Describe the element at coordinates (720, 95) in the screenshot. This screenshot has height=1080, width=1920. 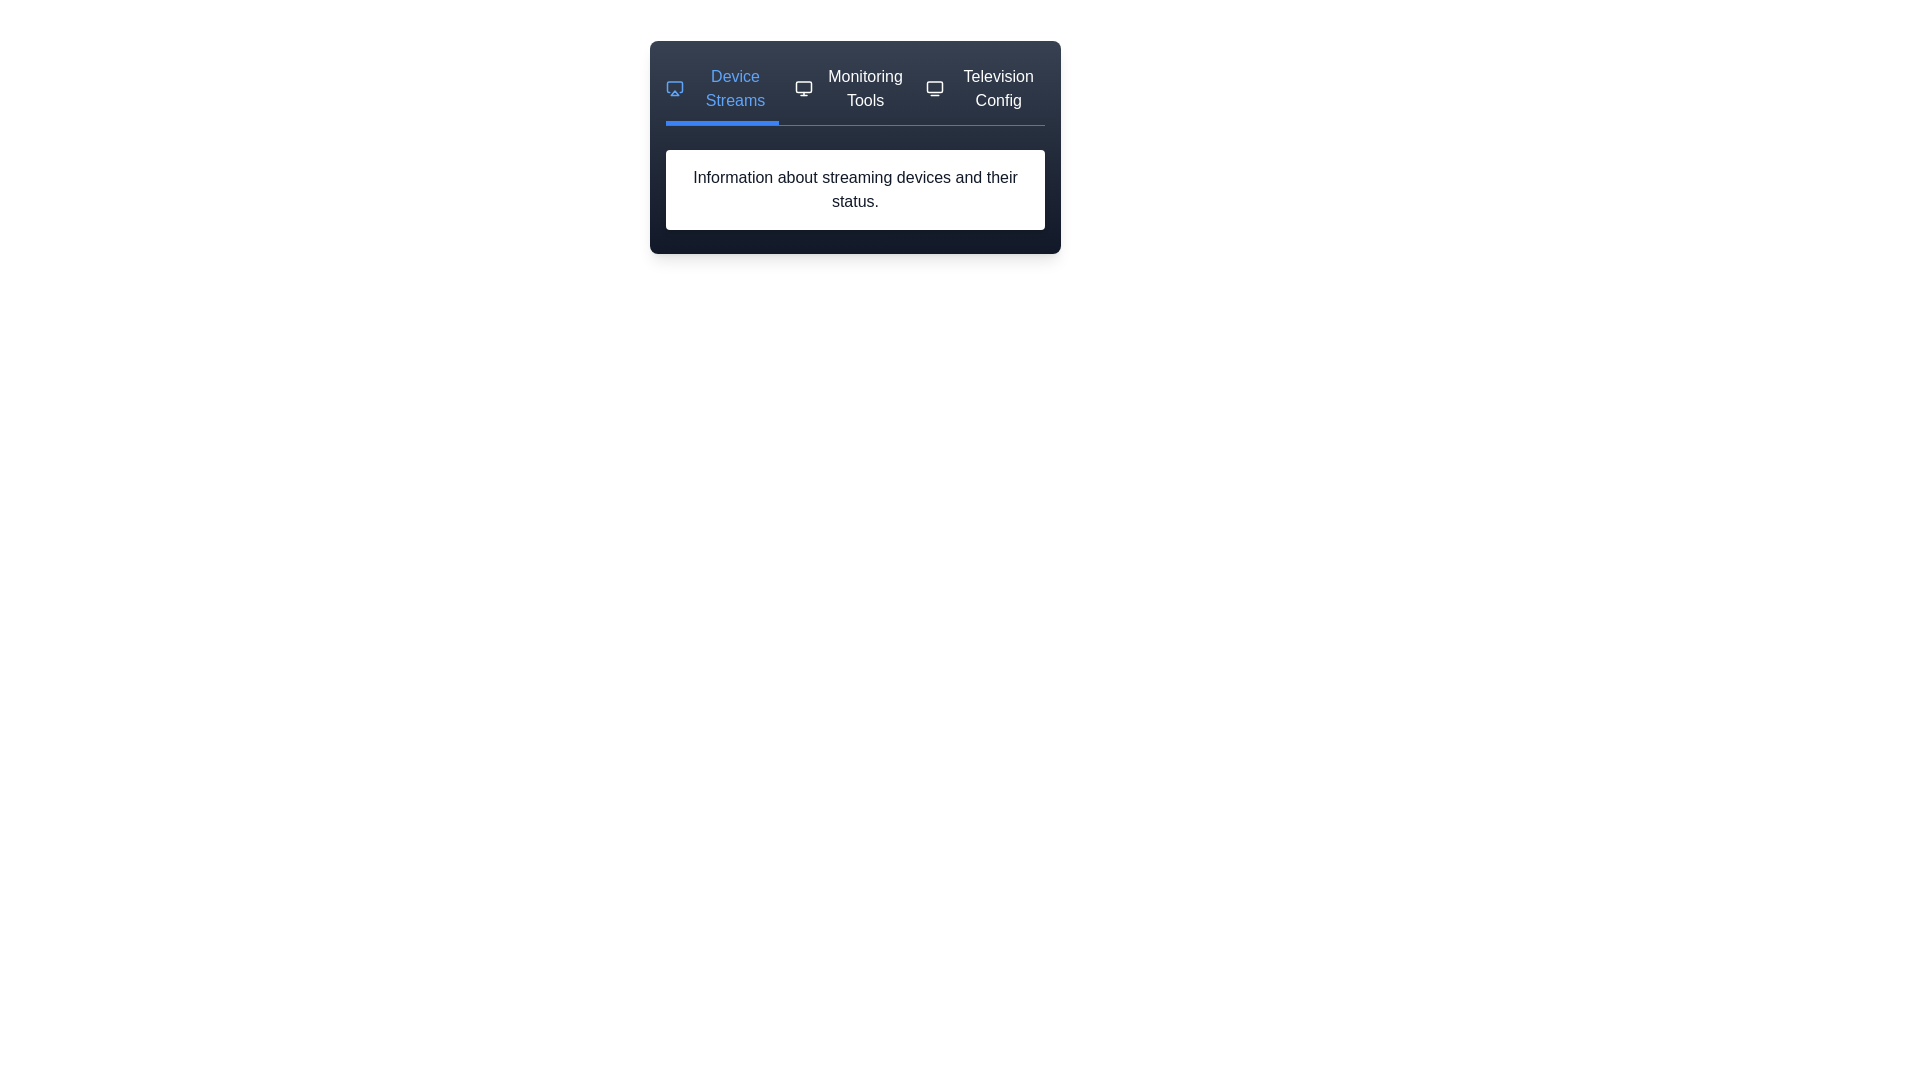
I see `the tab labeled Device Streams to preview its effect` at that location.